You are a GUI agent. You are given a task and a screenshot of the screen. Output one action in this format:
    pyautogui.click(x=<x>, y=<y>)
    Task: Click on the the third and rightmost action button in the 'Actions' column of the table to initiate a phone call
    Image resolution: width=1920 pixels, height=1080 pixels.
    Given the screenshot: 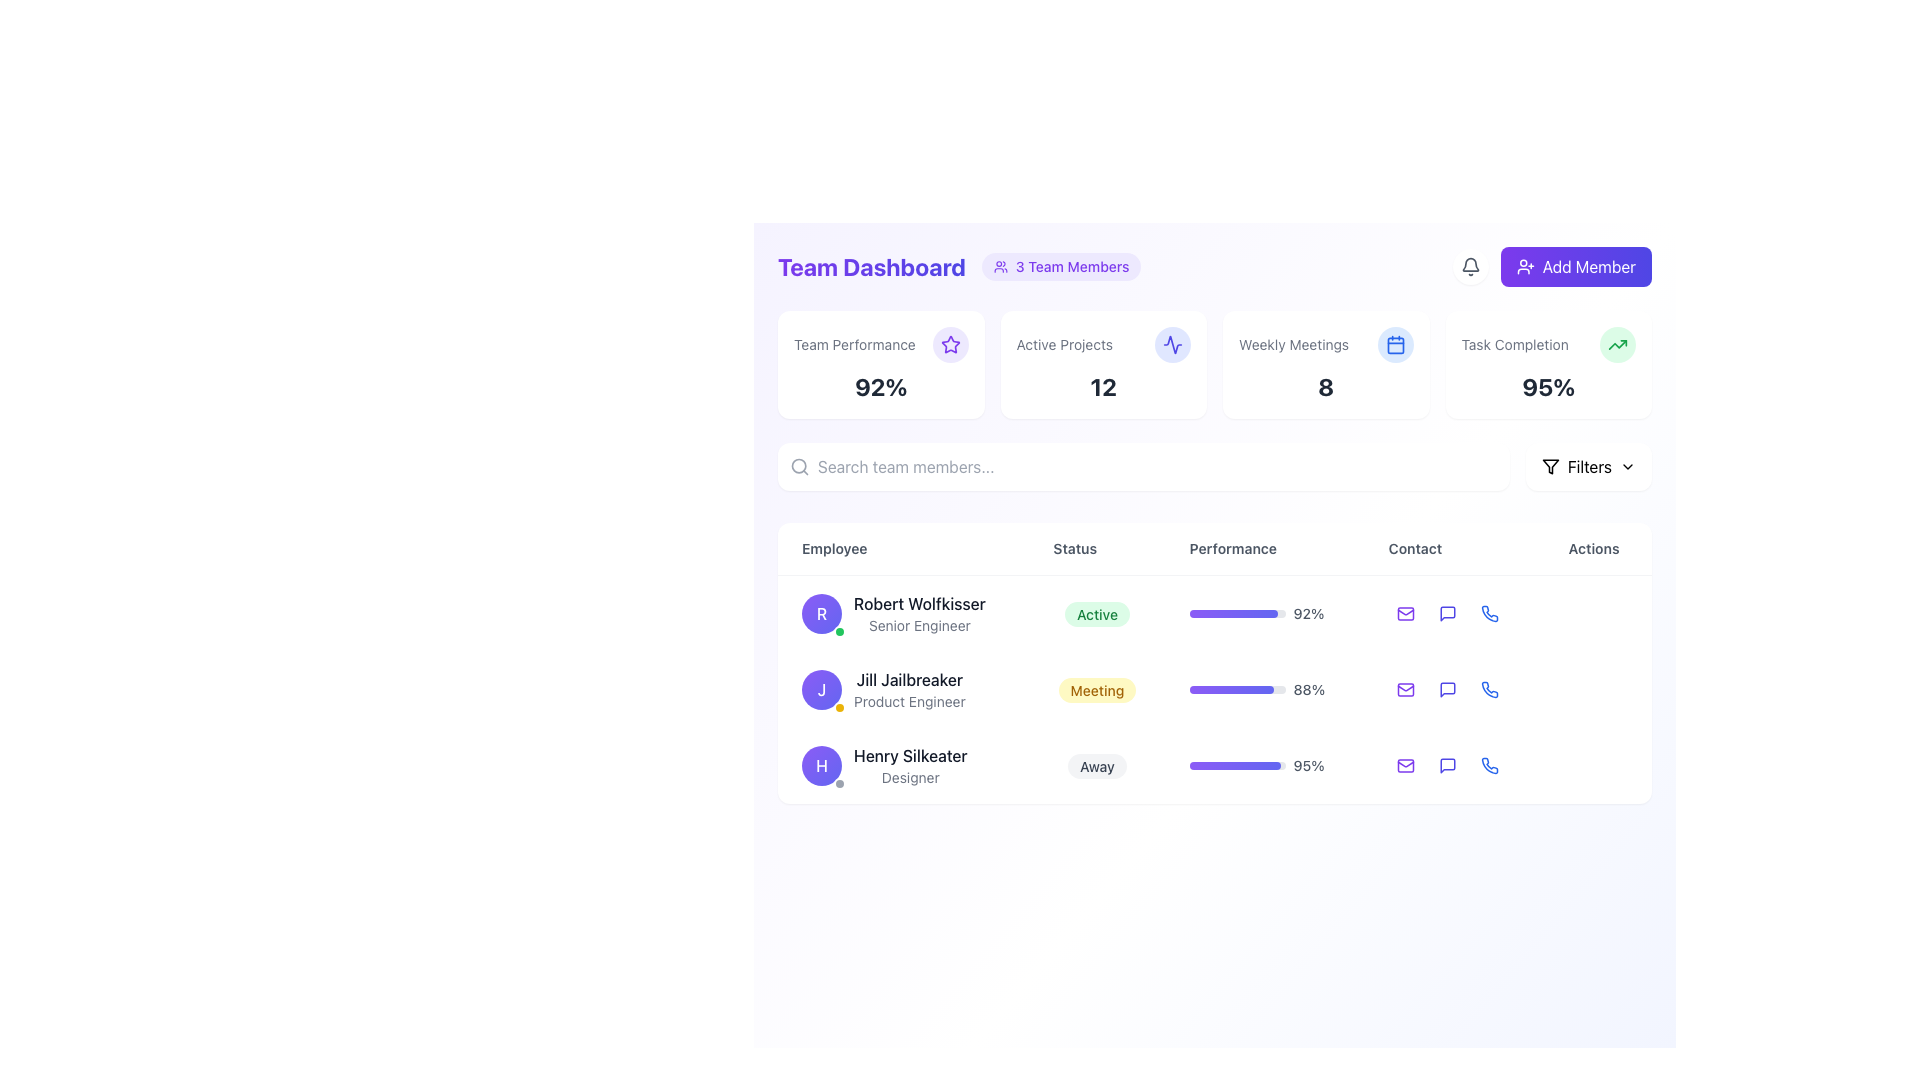 What is the action you would take?
    pyautogui.click(x=1489, y=612)
    